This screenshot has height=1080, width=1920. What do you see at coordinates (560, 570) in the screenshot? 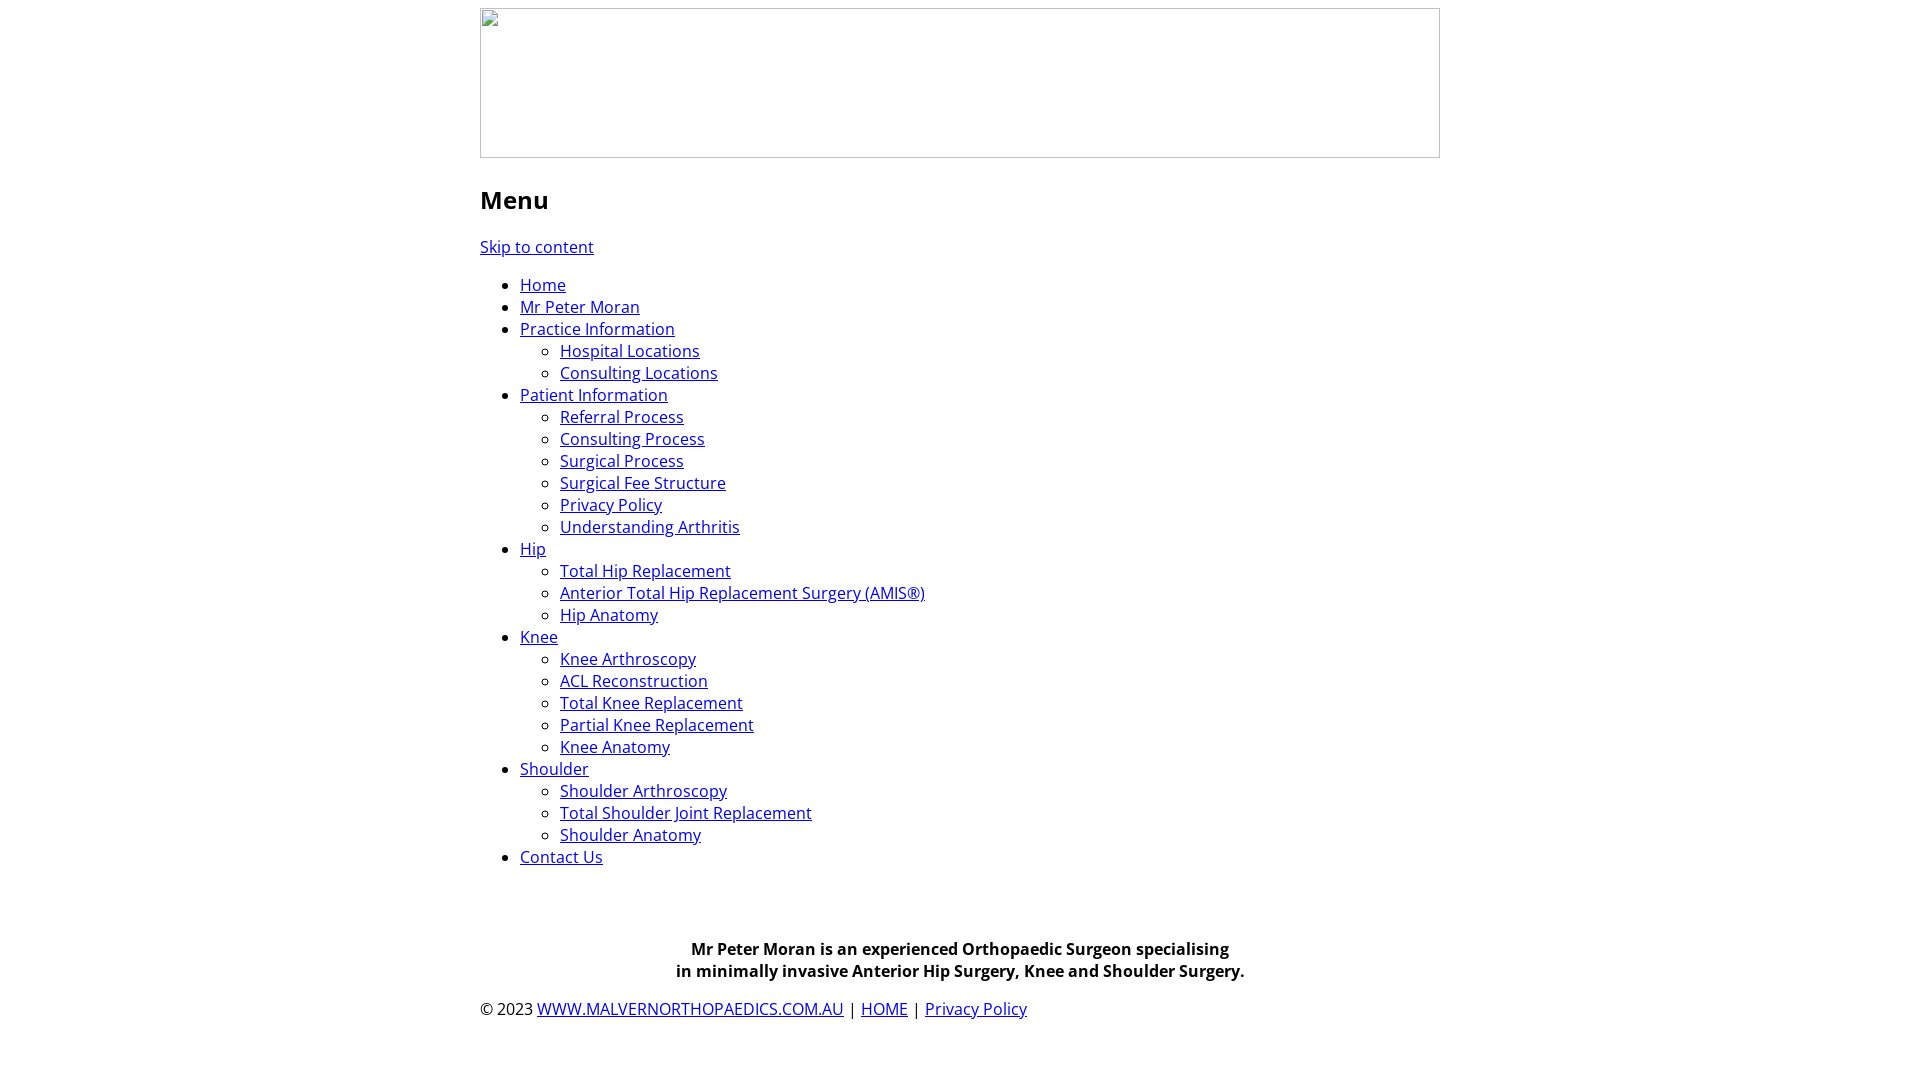
I see `'Total Hip Replacement'` at bounding box center [560, 570].